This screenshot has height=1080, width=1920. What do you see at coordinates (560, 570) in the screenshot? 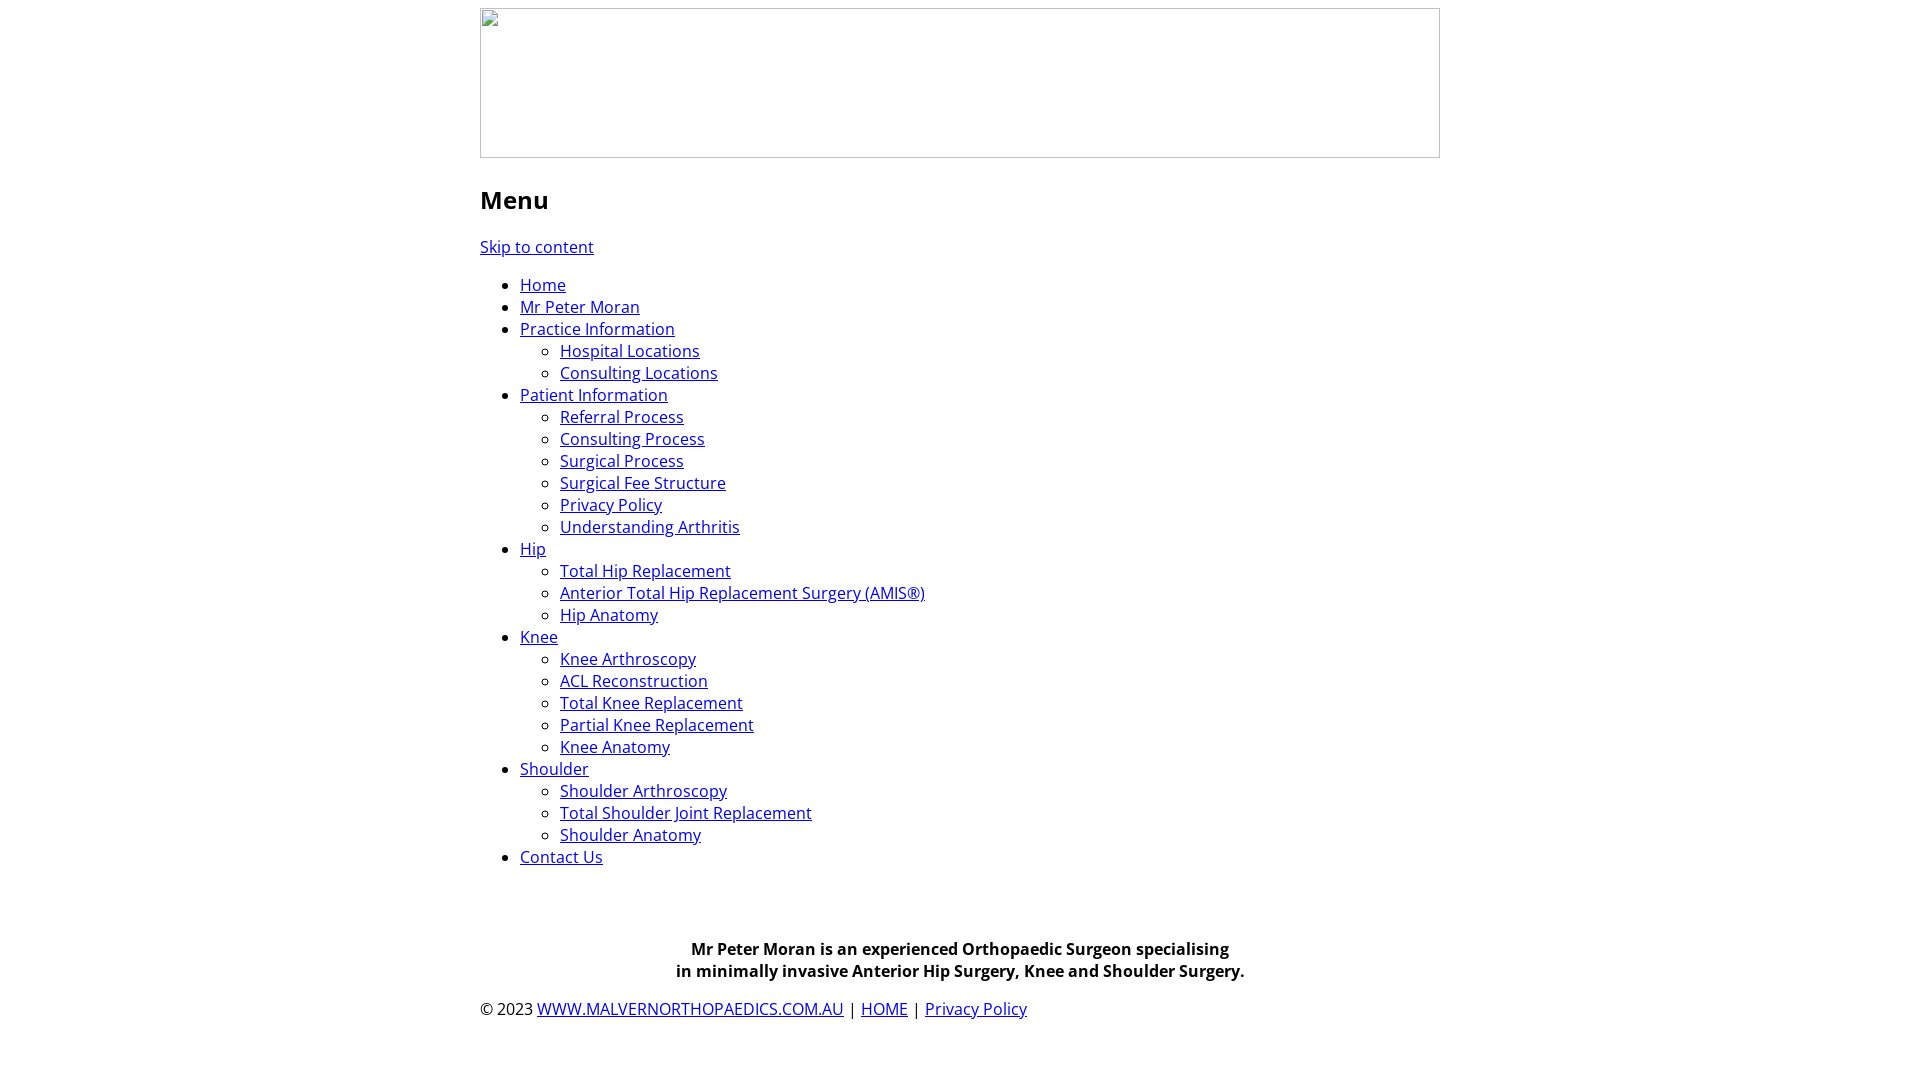
I see `'Total Hip Replacement'` at bounding box center [560, 570].